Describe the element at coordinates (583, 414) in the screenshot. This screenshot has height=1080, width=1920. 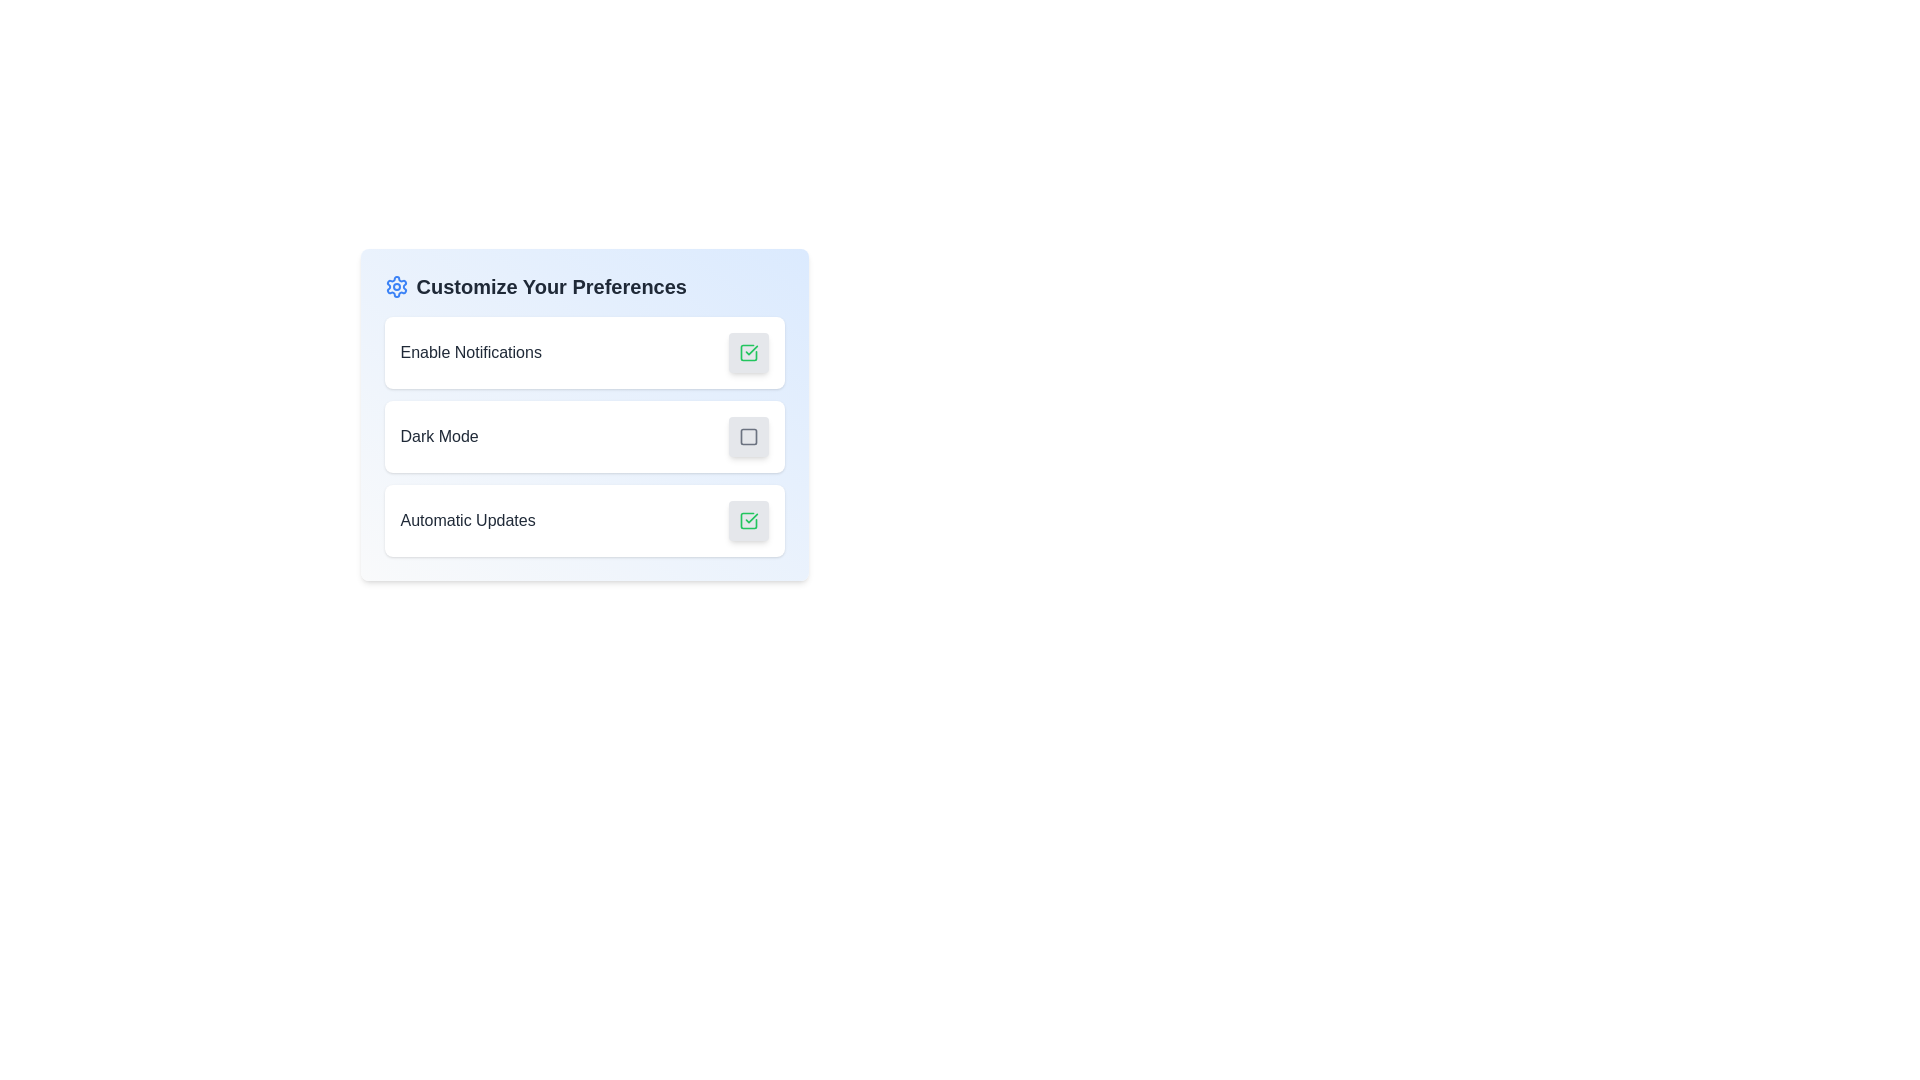
I see `the second option 'Dark Mode' in the Toggle Setting Item titled 'Customize Your Preferences'` at that location.